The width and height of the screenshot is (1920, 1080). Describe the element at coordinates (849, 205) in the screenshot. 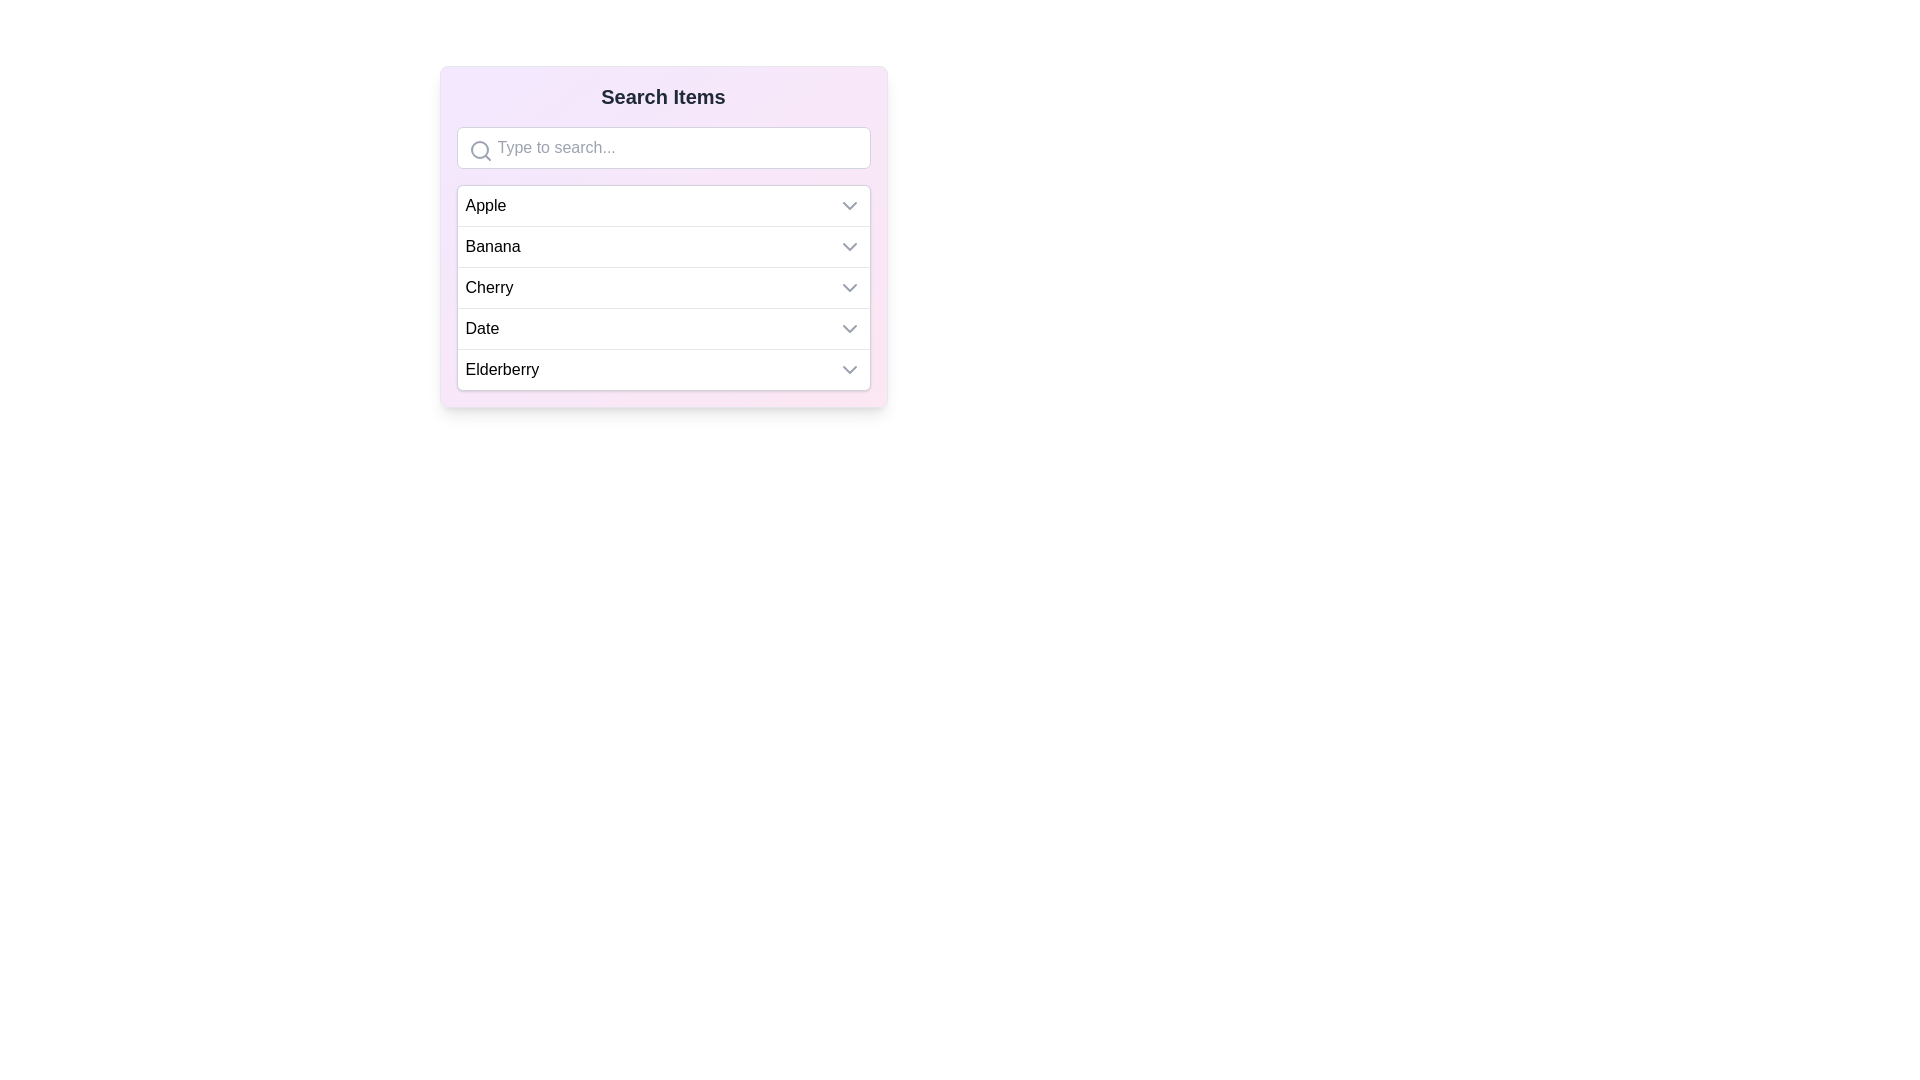

I see `the downward-facing chevron arrow icon located at the far right of the row labeled 'Apple' to potentially reveal hover effects` at that location.